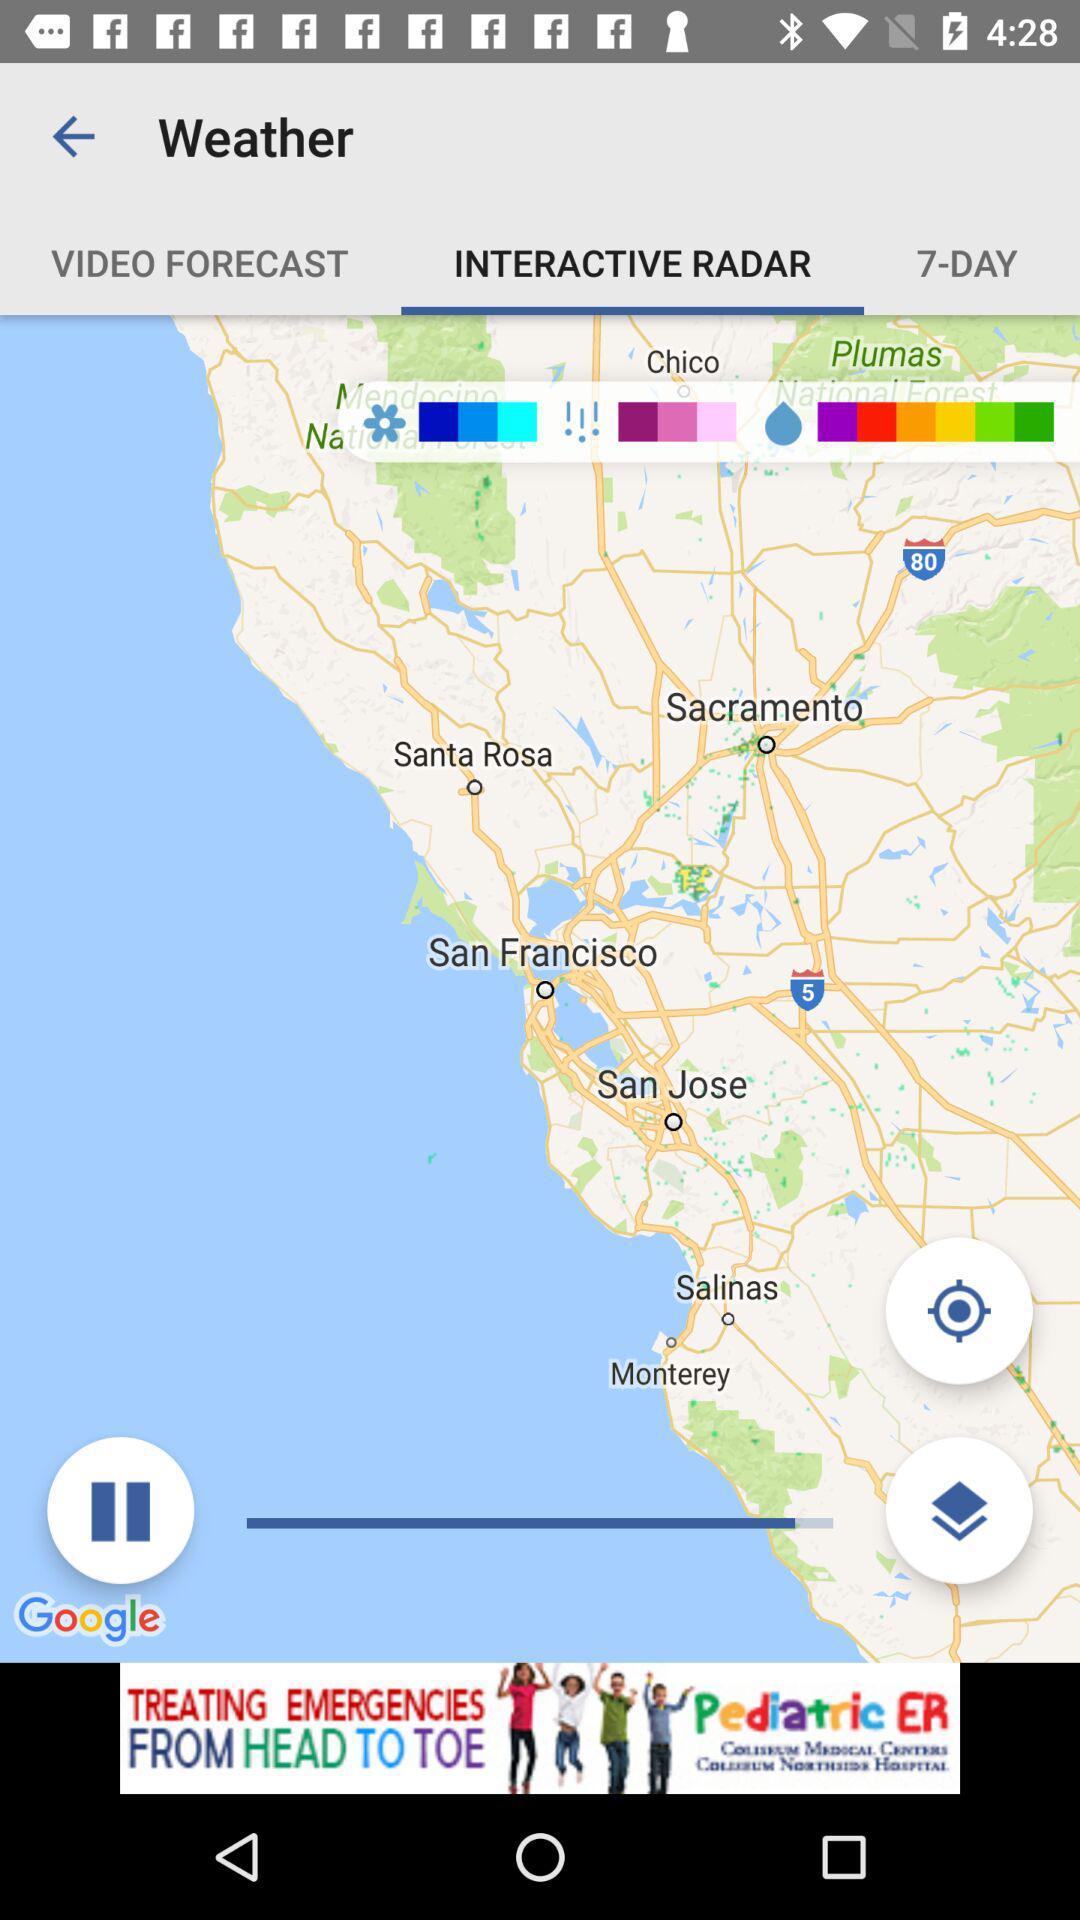  Describe the element at coordinates (540, 1727) in the screenshot. I see `map page` at that location.